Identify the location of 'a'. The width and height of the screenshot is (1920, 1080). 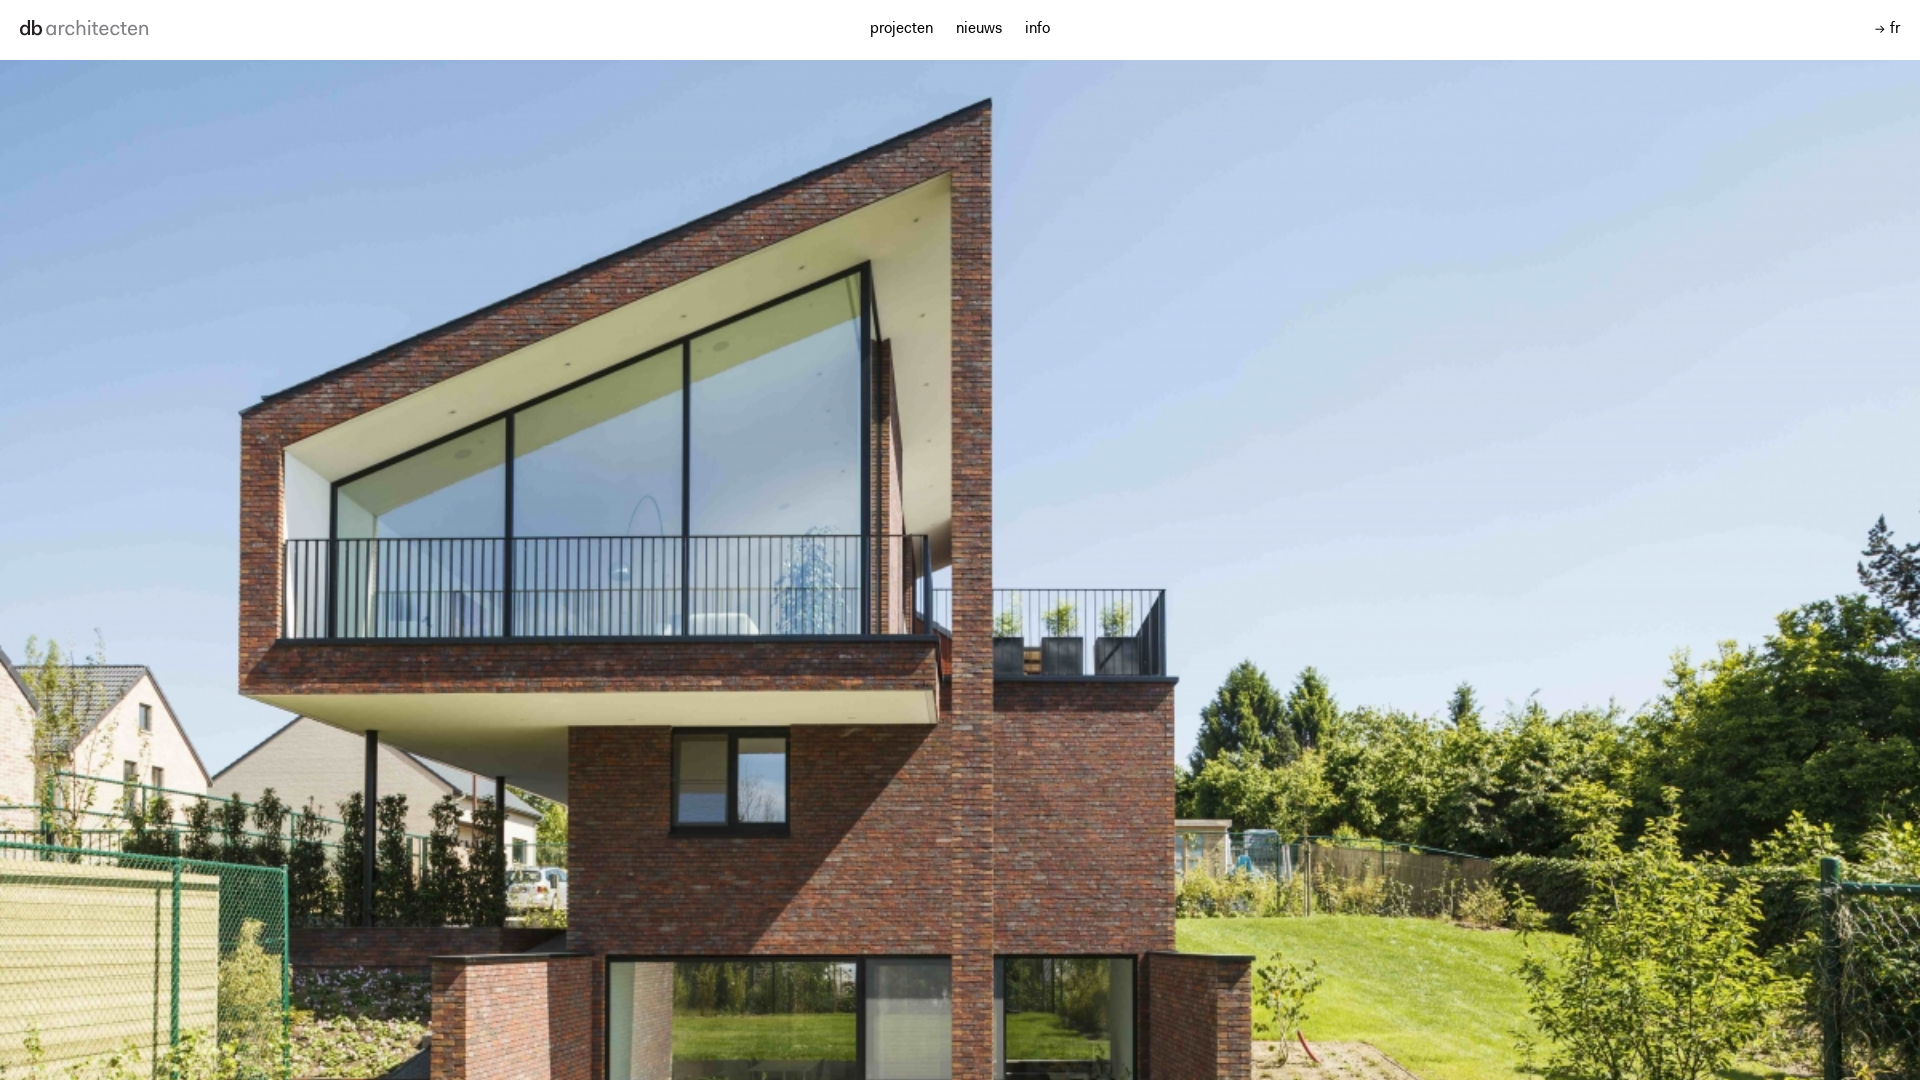
(94, 30).